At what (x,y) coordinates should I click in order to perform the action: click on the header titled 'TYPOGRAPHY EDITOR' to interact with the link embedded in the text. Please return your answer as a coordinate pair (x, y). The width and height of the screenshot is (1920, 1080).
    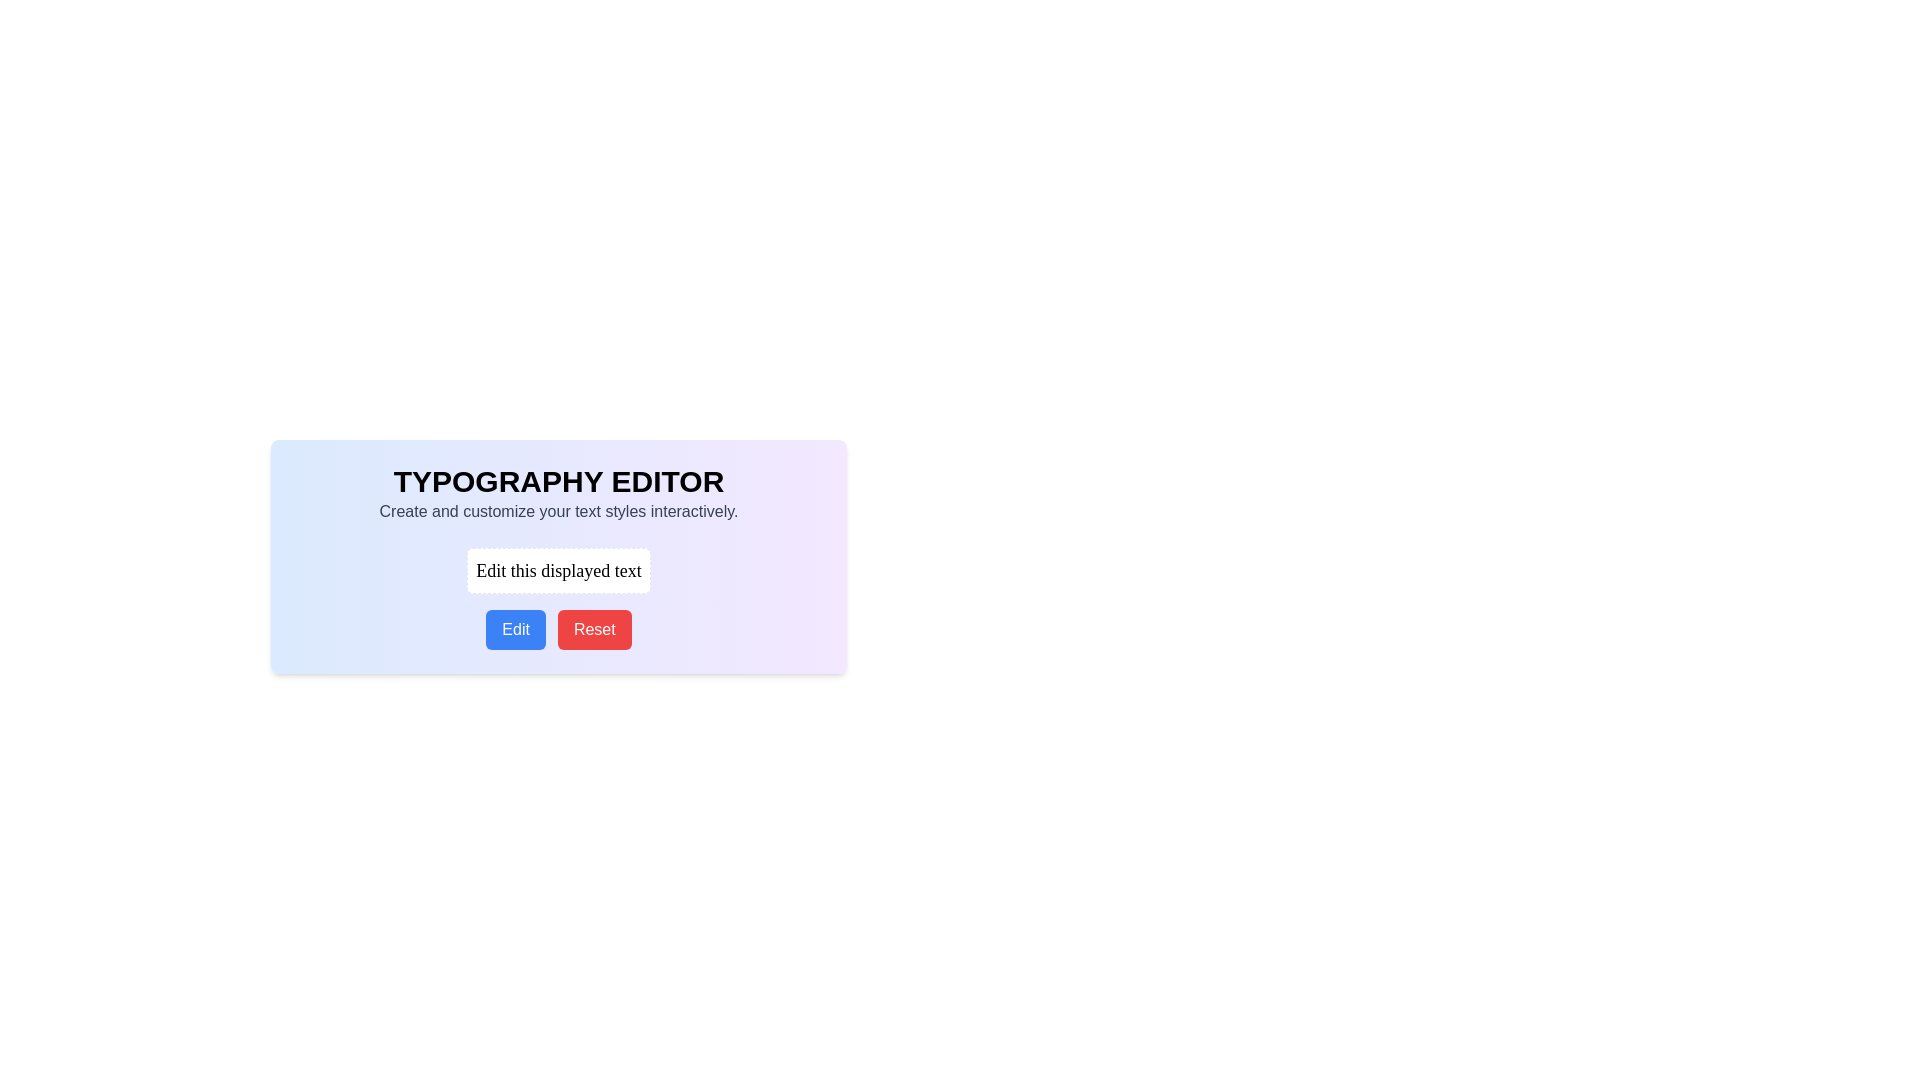
    Looking at the image, I should click on (558, 493).